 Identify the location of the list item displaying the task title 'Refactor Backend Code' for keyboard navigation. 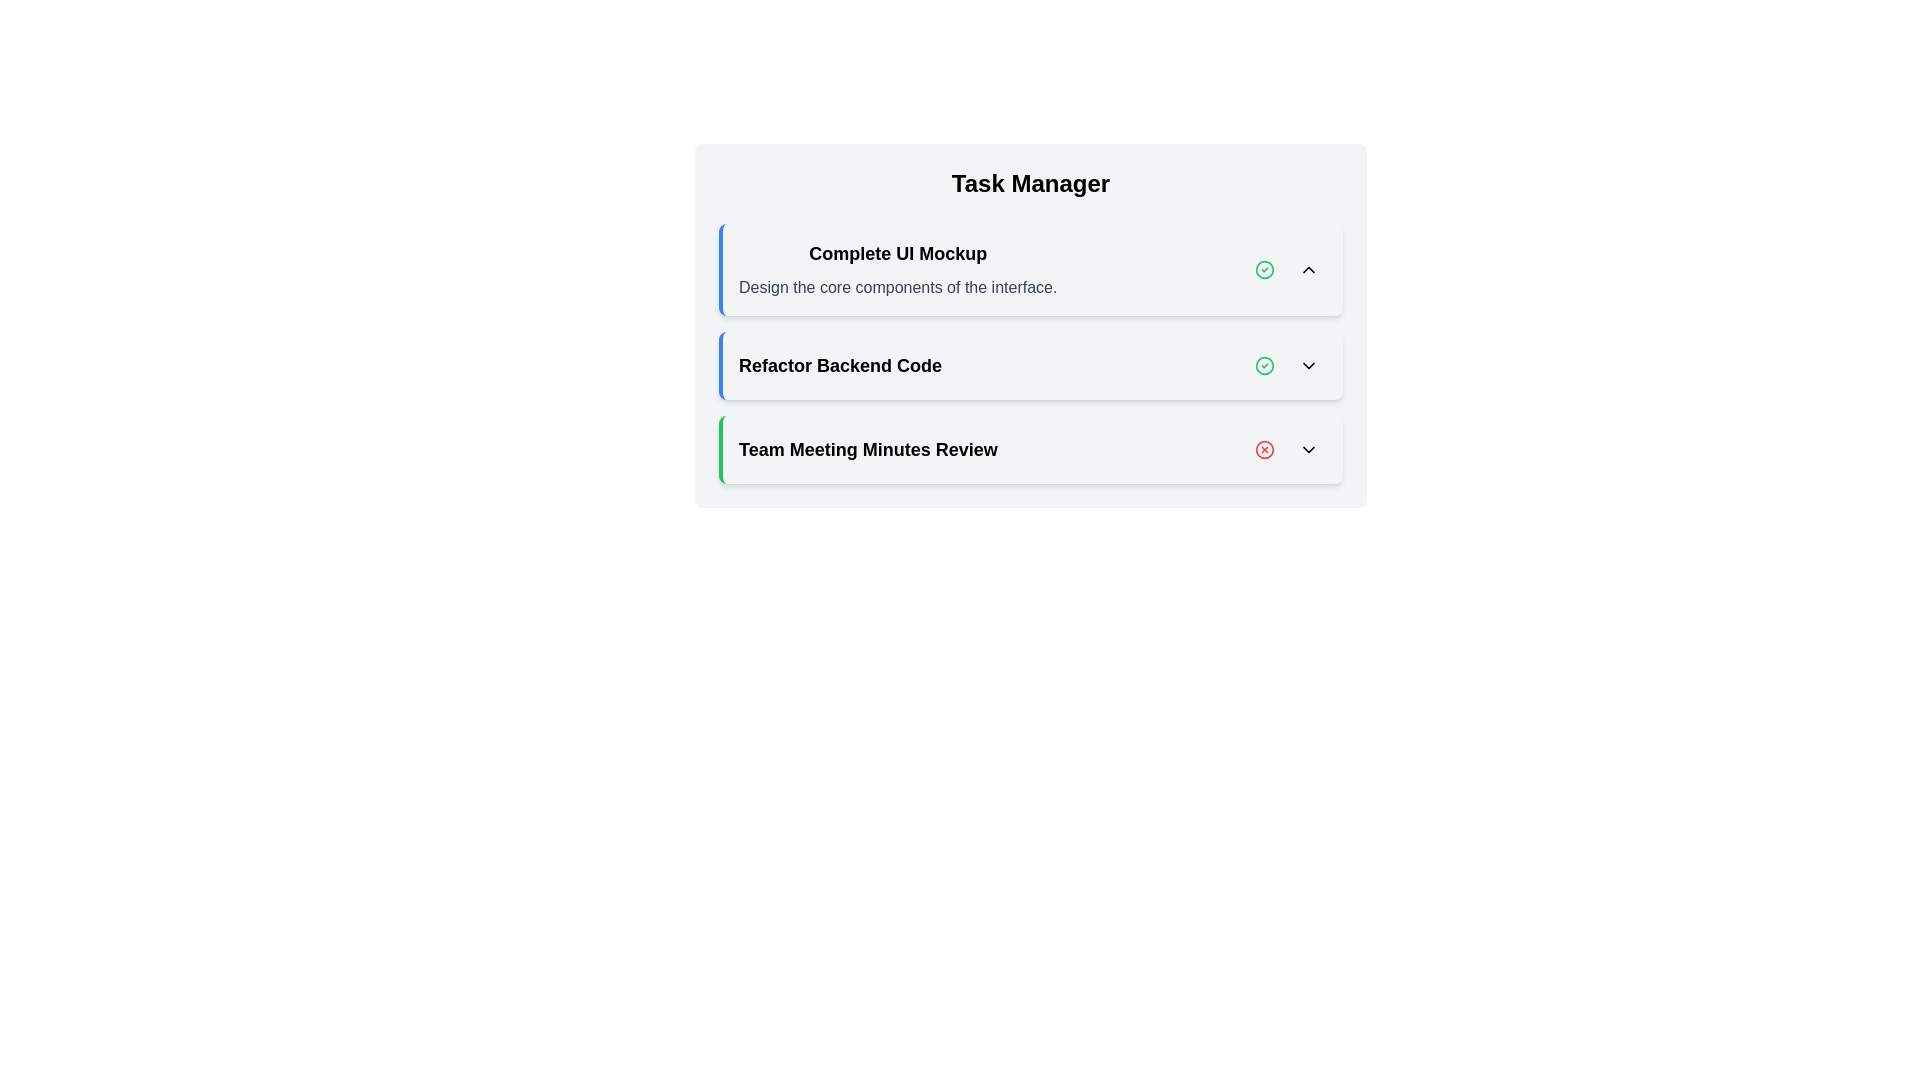
(1031, 366).